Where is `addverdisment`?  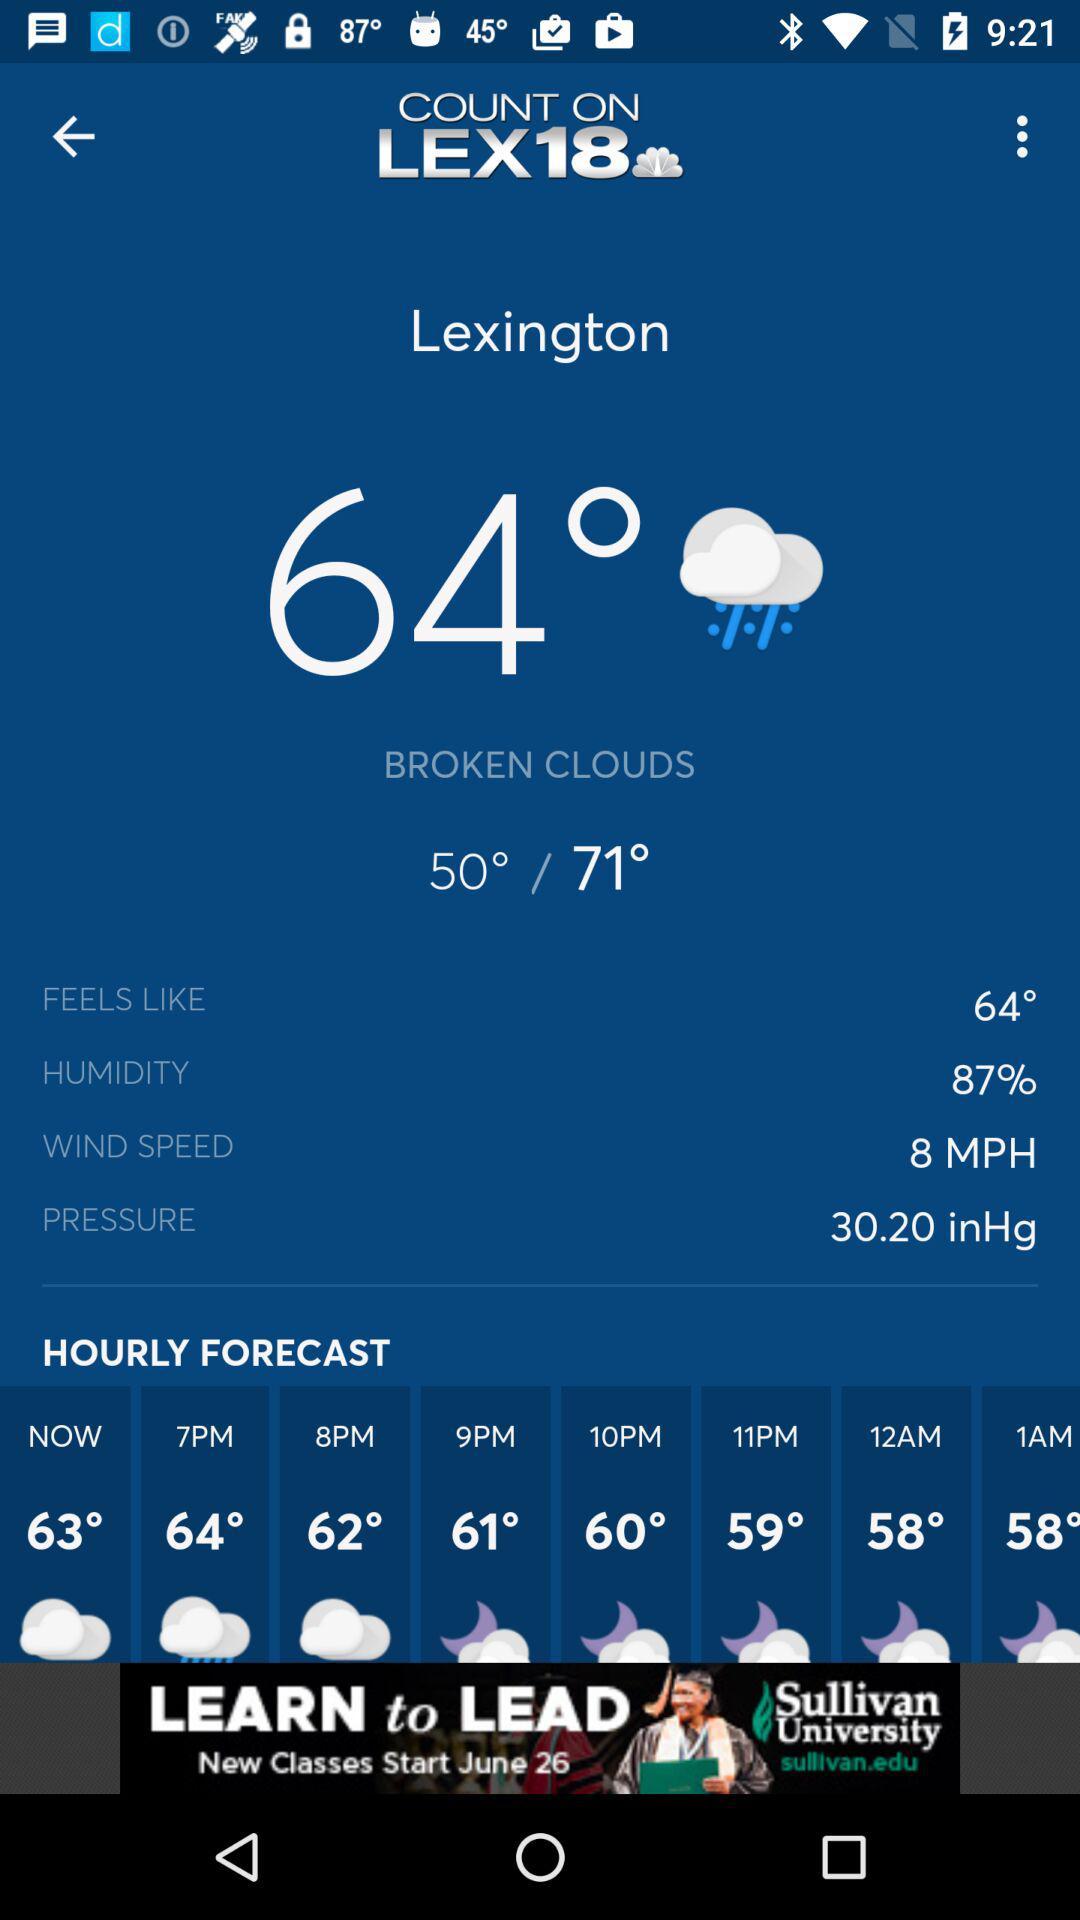 addverdisment is located at coordinates (540, 1727).